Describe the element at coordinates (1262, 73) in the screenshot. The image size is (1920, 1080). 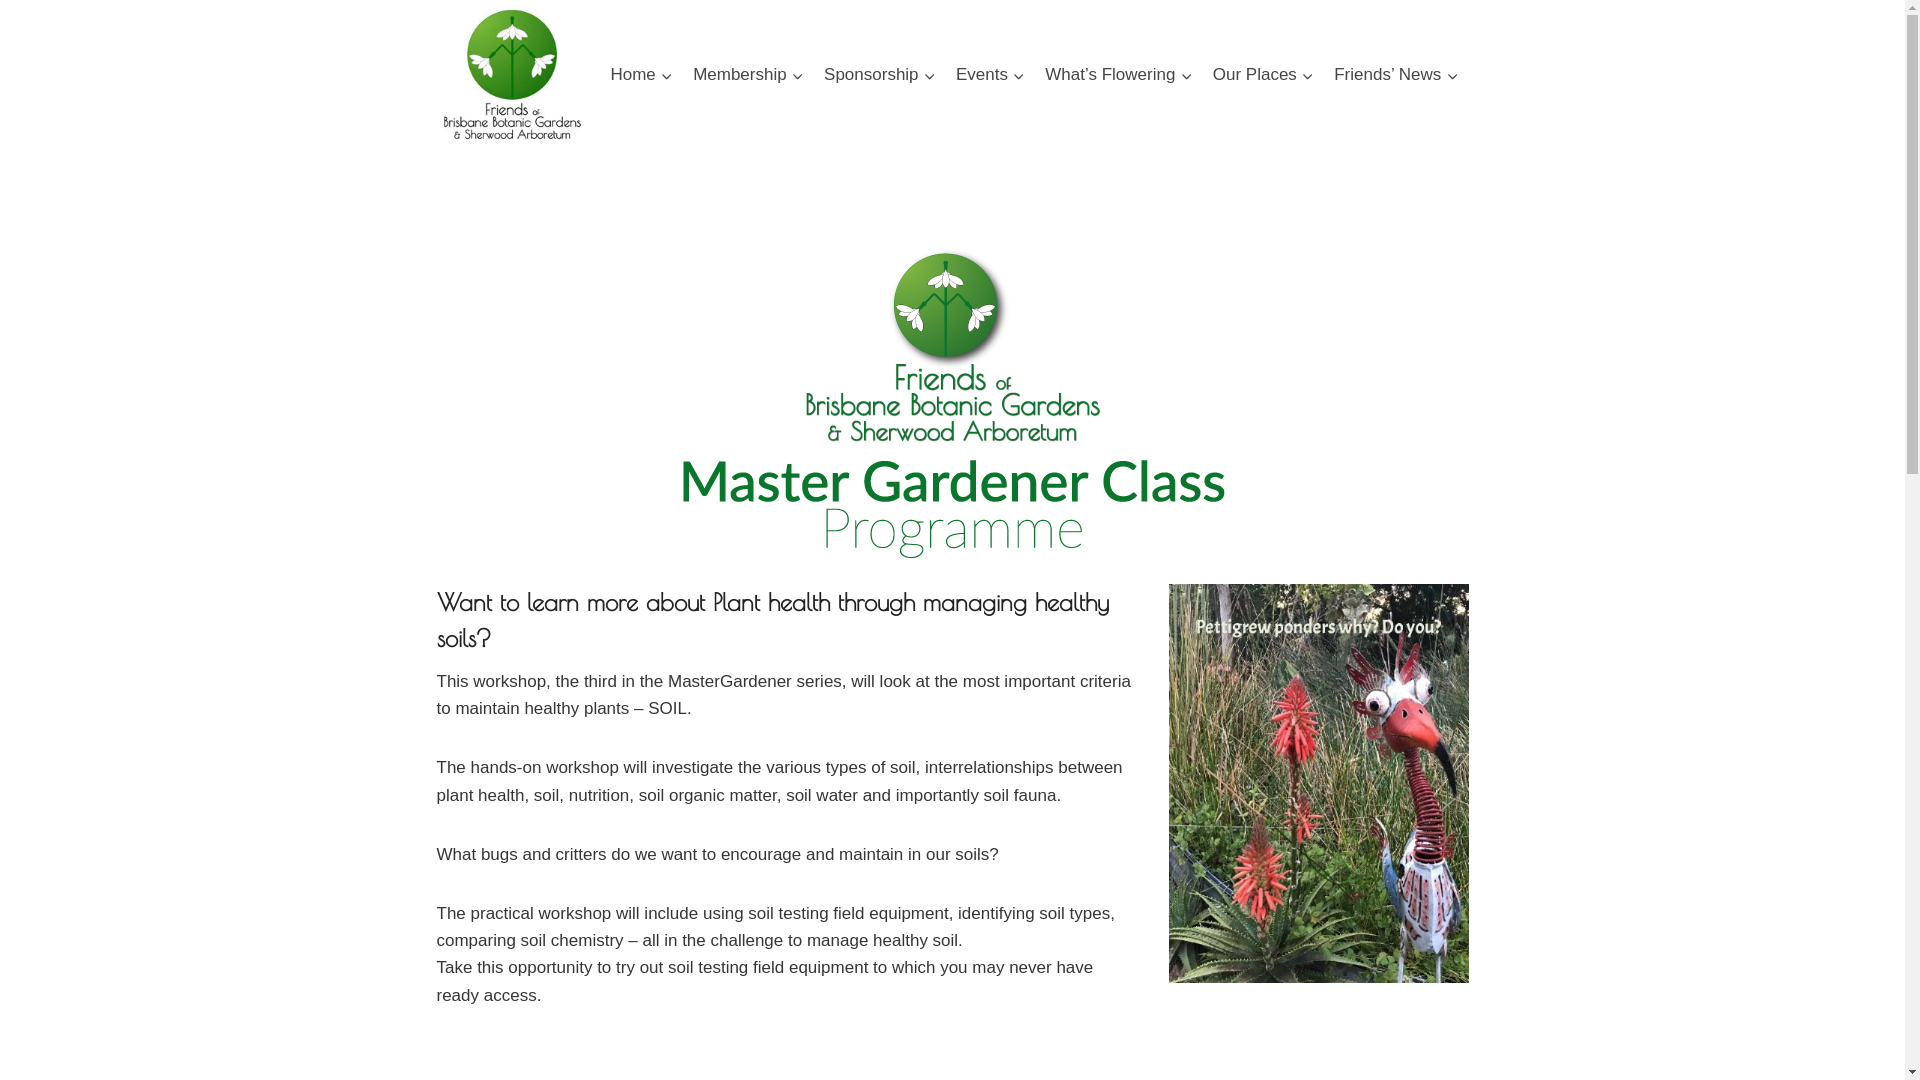
I see `'Our Places'` at that location.